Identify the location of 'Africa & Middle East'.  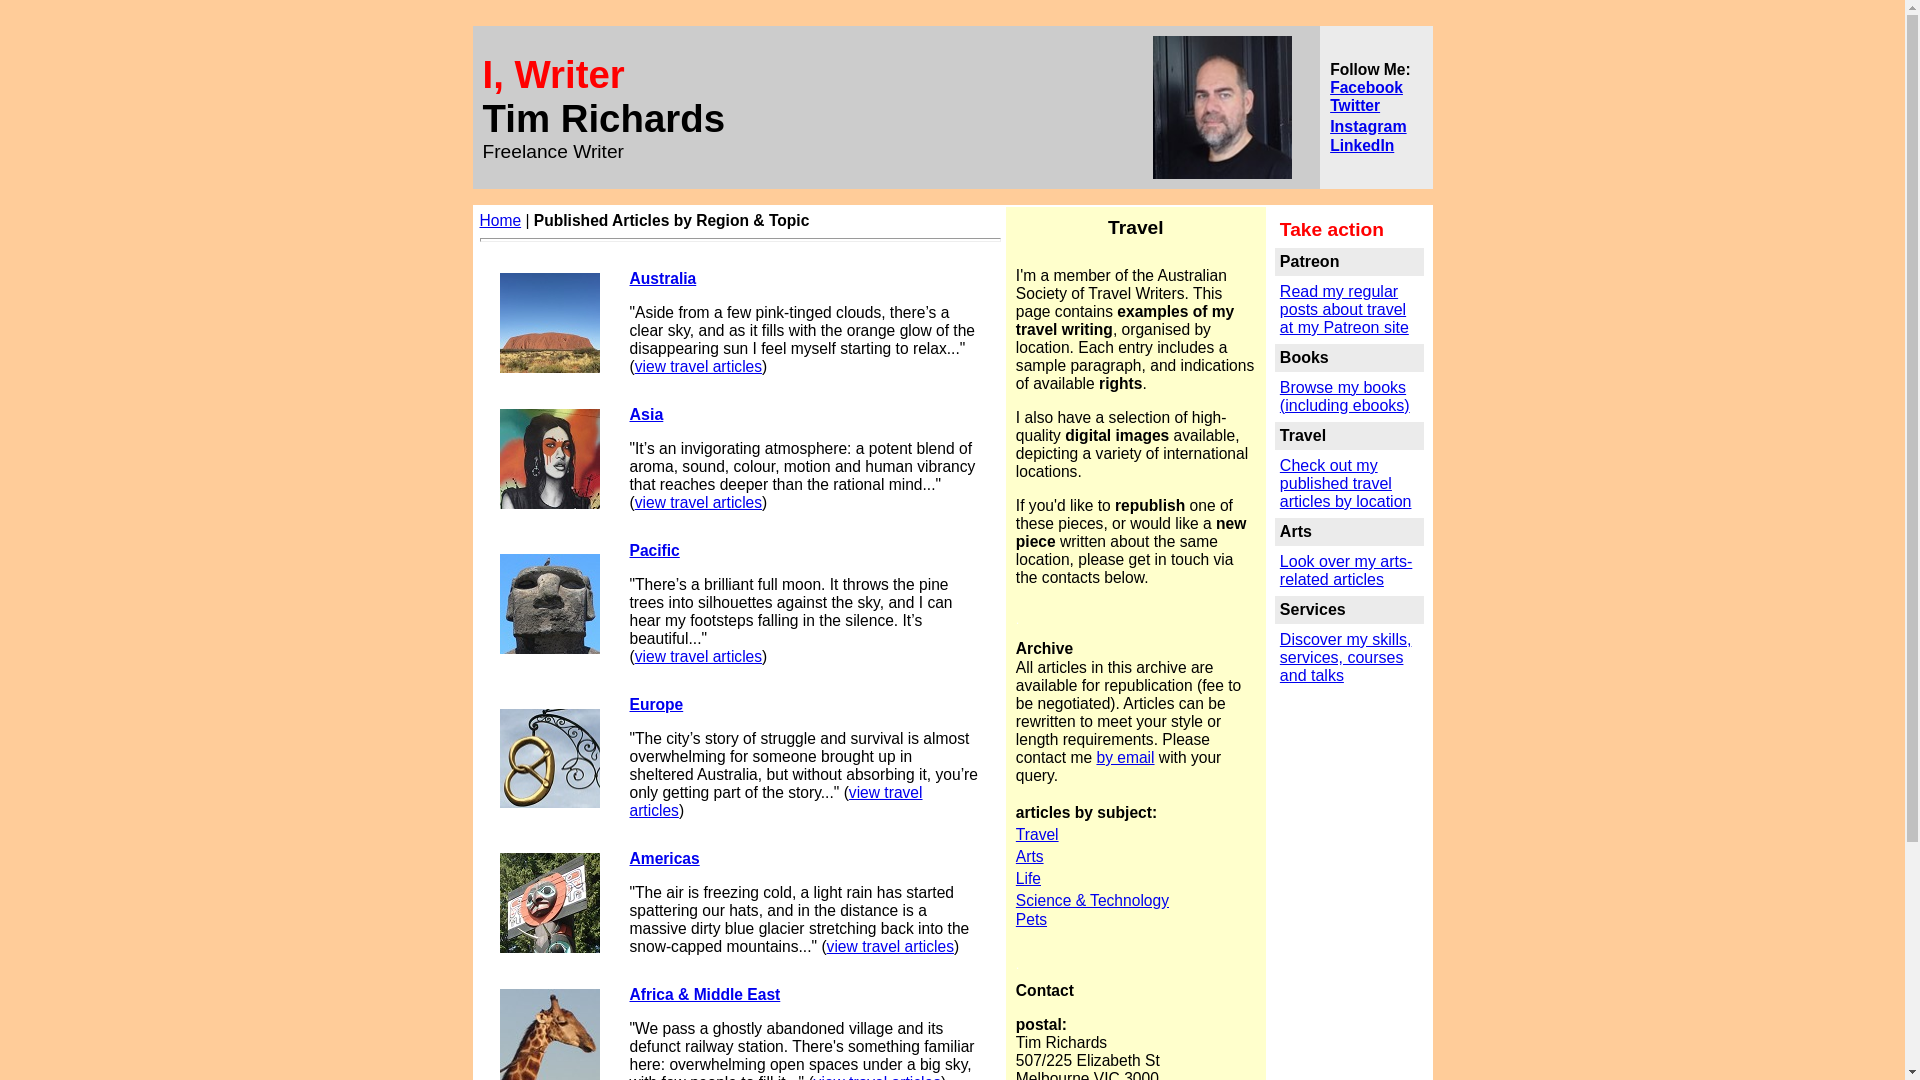
(705, 994).